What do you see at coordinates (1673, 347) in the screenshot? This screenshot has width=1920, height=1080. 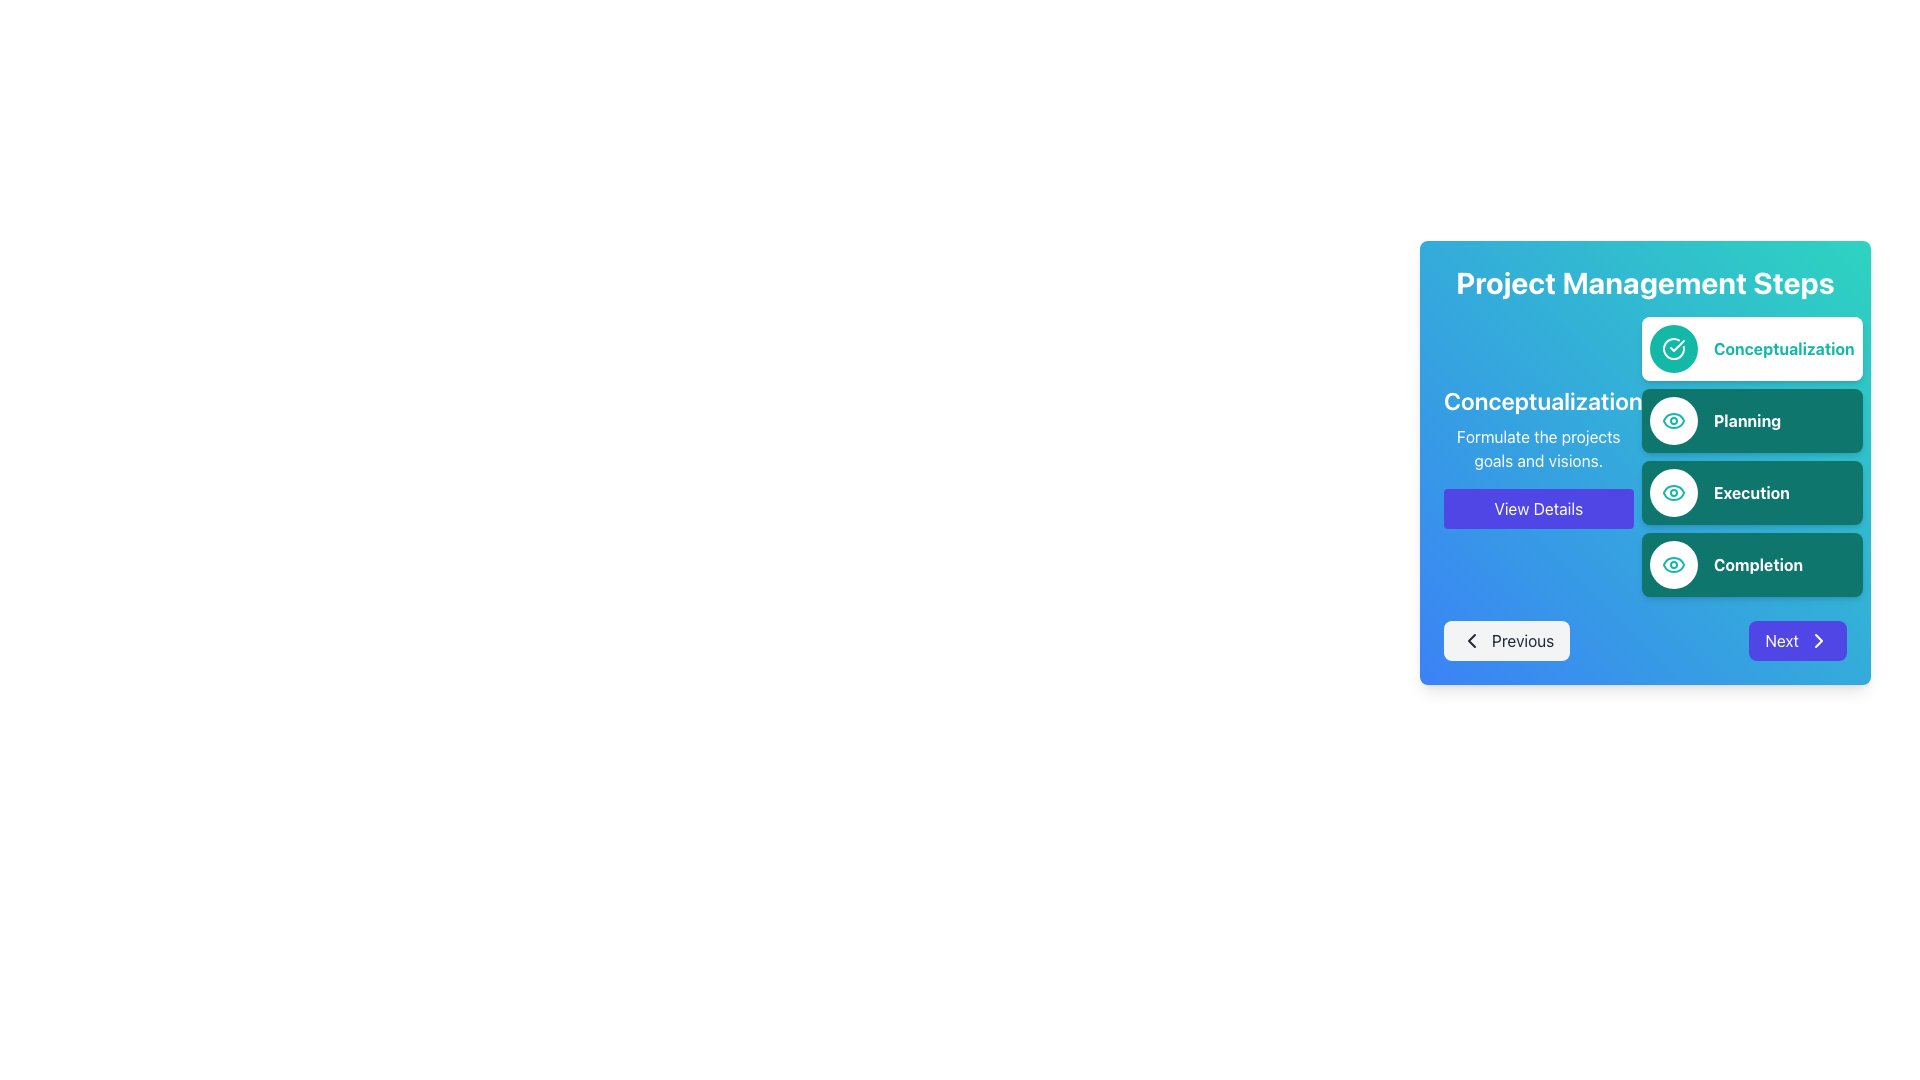 I see `the circular icon with a white checkmark inside a teal background, representing the 'Conceptualization' step in the 'Project Management Steps' interface` at bounding box center [1673, 347].